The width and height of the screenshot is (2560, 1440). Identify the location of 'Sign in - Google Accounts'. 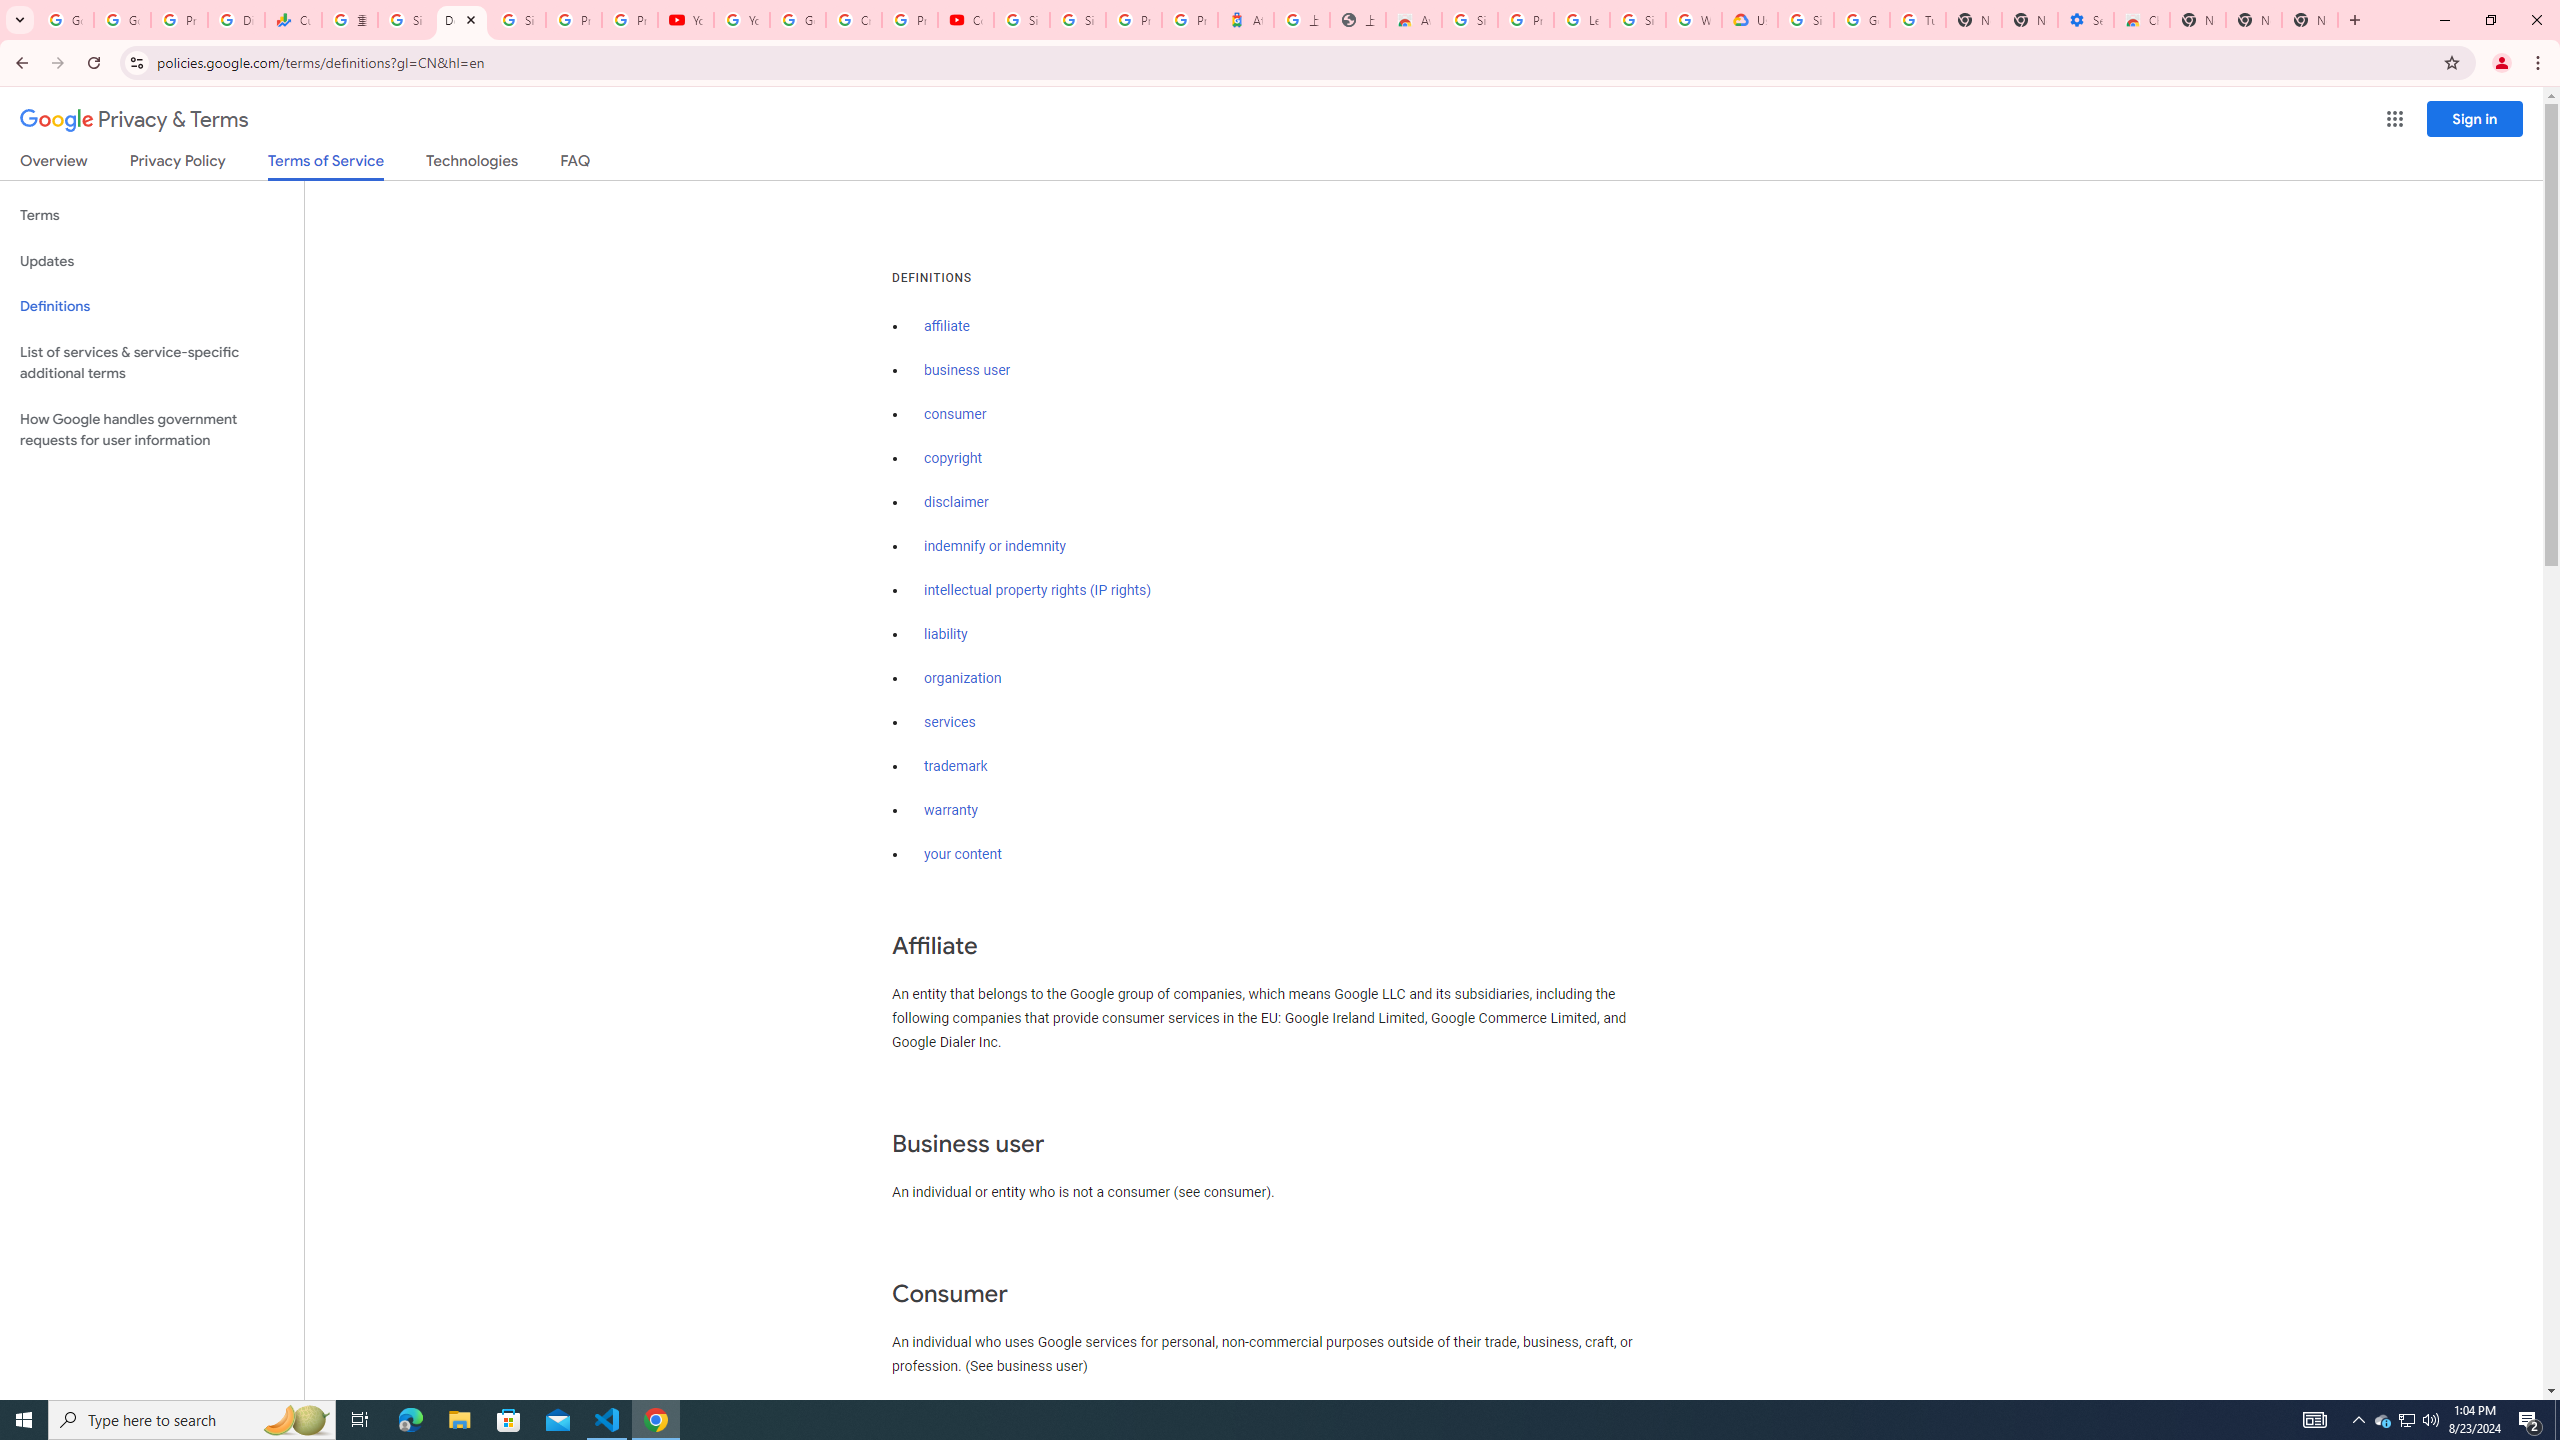
(404, 19).